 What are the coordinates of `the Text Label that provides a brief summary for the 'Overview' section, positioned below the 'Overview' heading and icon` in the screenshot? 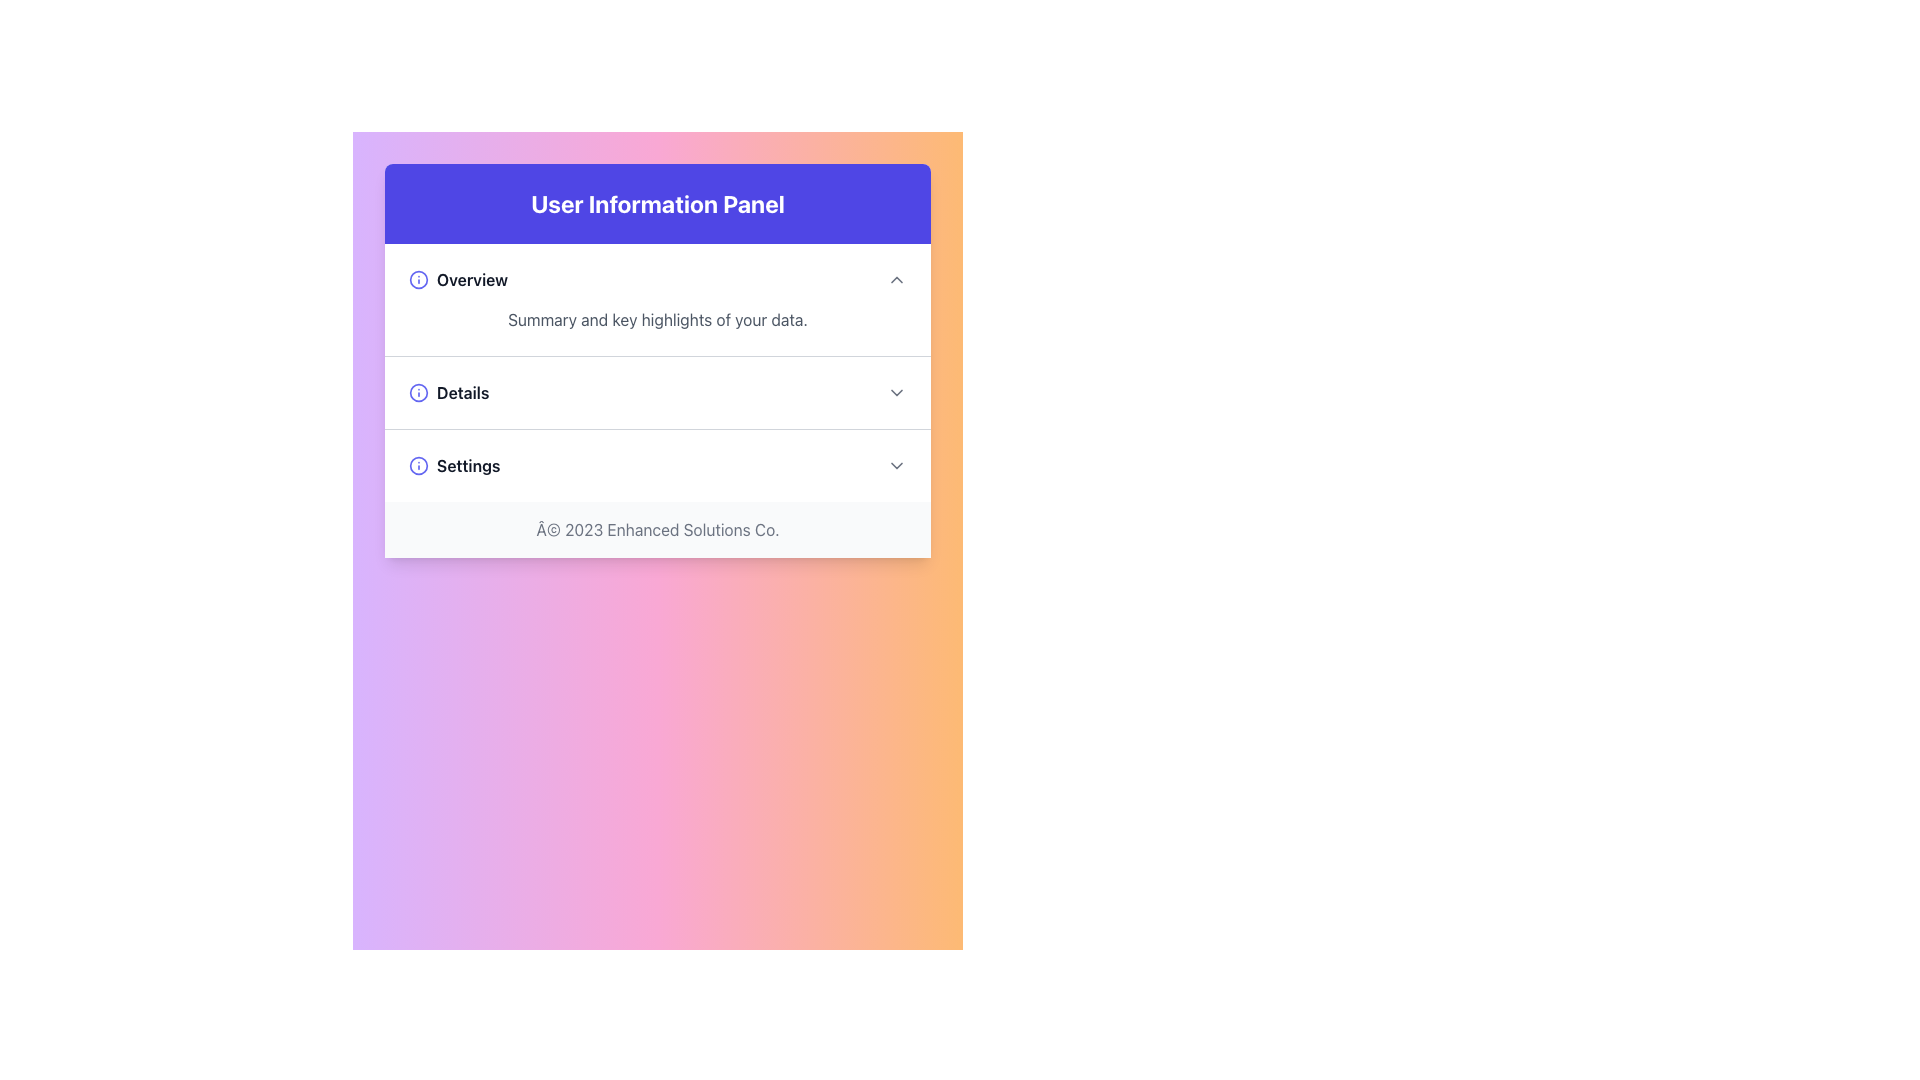 It's located at (657, 319).